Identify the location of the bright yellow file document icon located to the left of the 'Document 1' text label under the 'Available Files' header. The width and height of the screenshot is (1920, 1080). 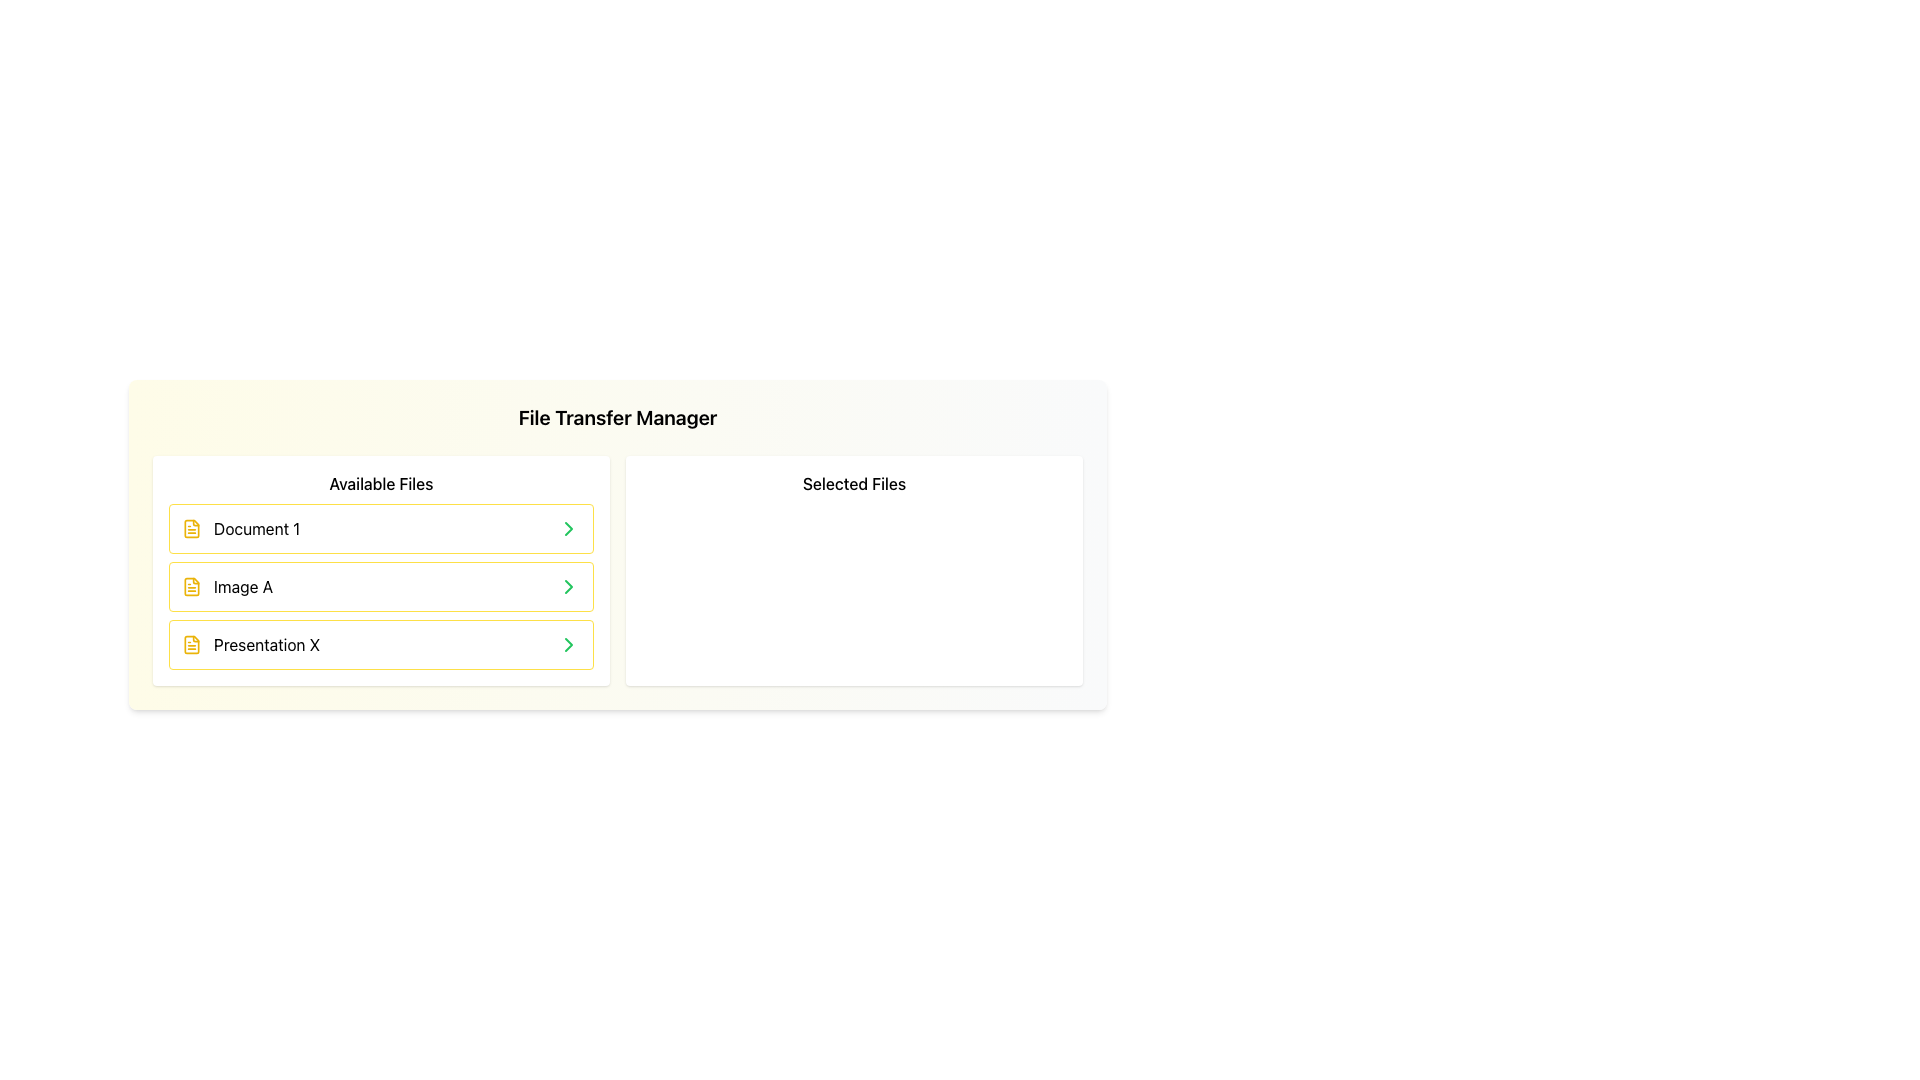
(192, 527).